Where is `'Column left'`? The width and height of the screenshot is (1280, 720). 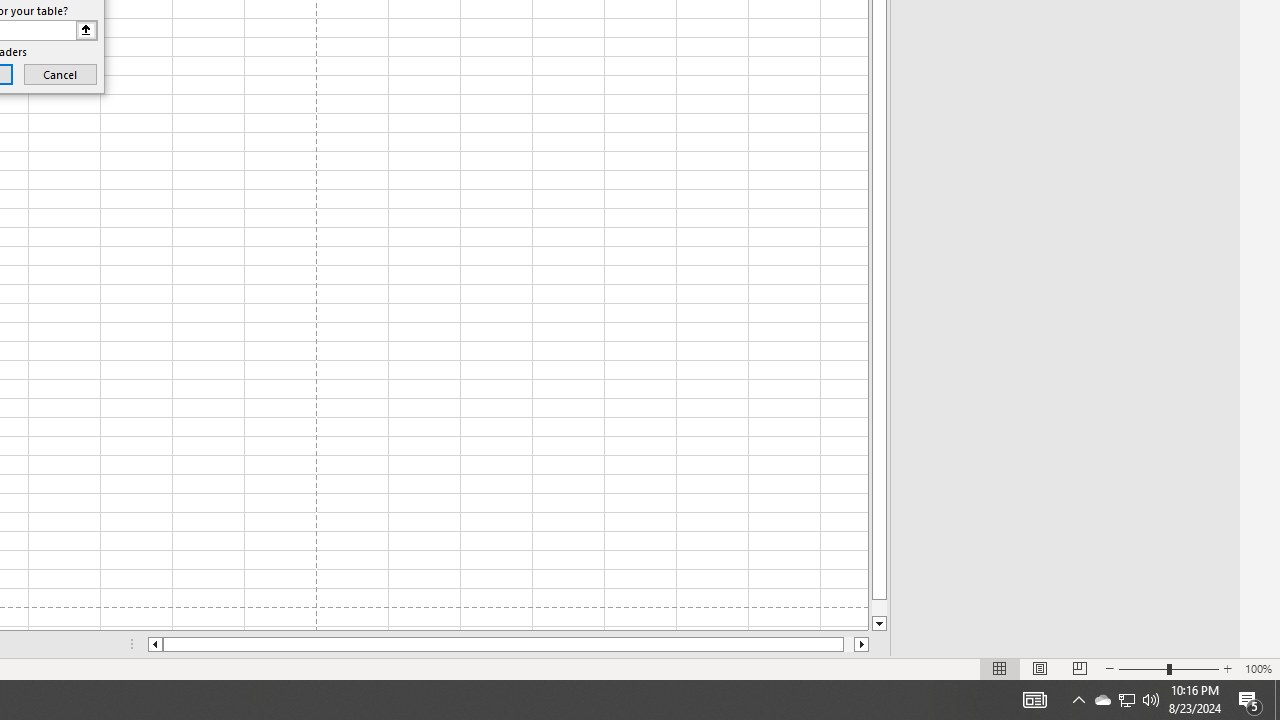
'Column left' is located at coordinates (153, 644).